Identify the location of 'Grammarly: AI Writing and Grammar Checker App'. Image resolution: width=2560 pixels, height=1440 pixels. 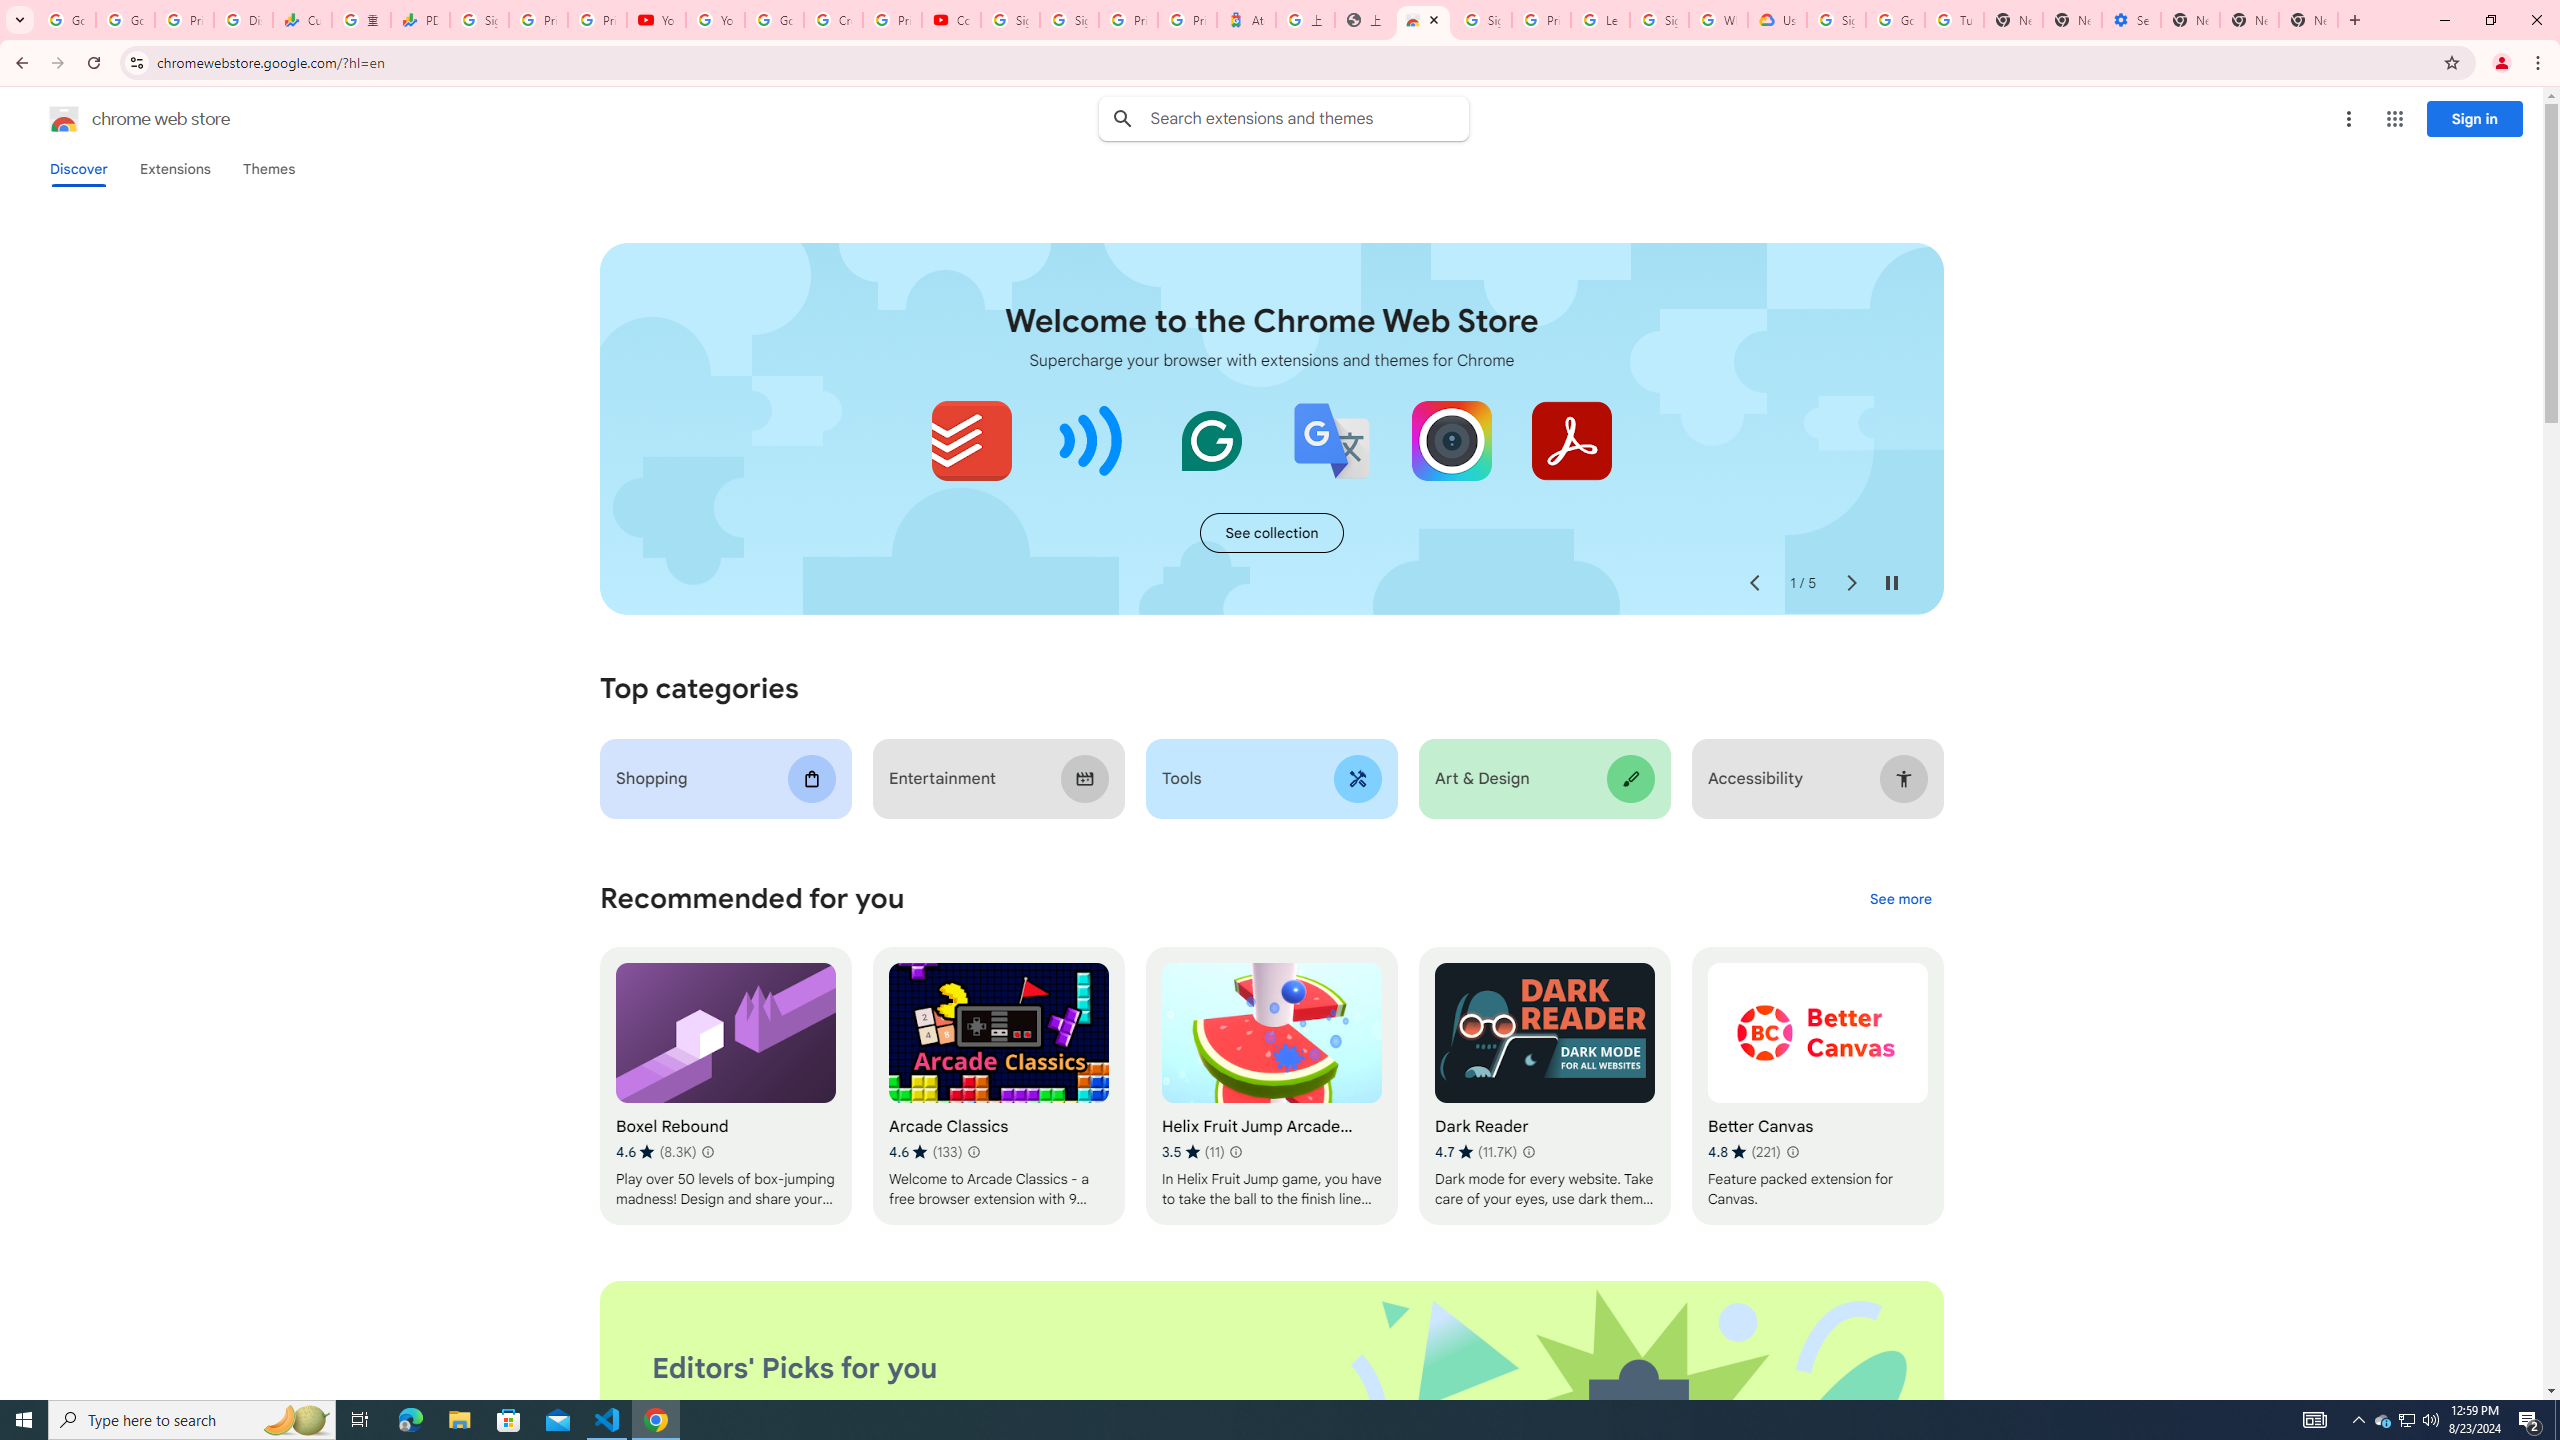
(1211, 440).